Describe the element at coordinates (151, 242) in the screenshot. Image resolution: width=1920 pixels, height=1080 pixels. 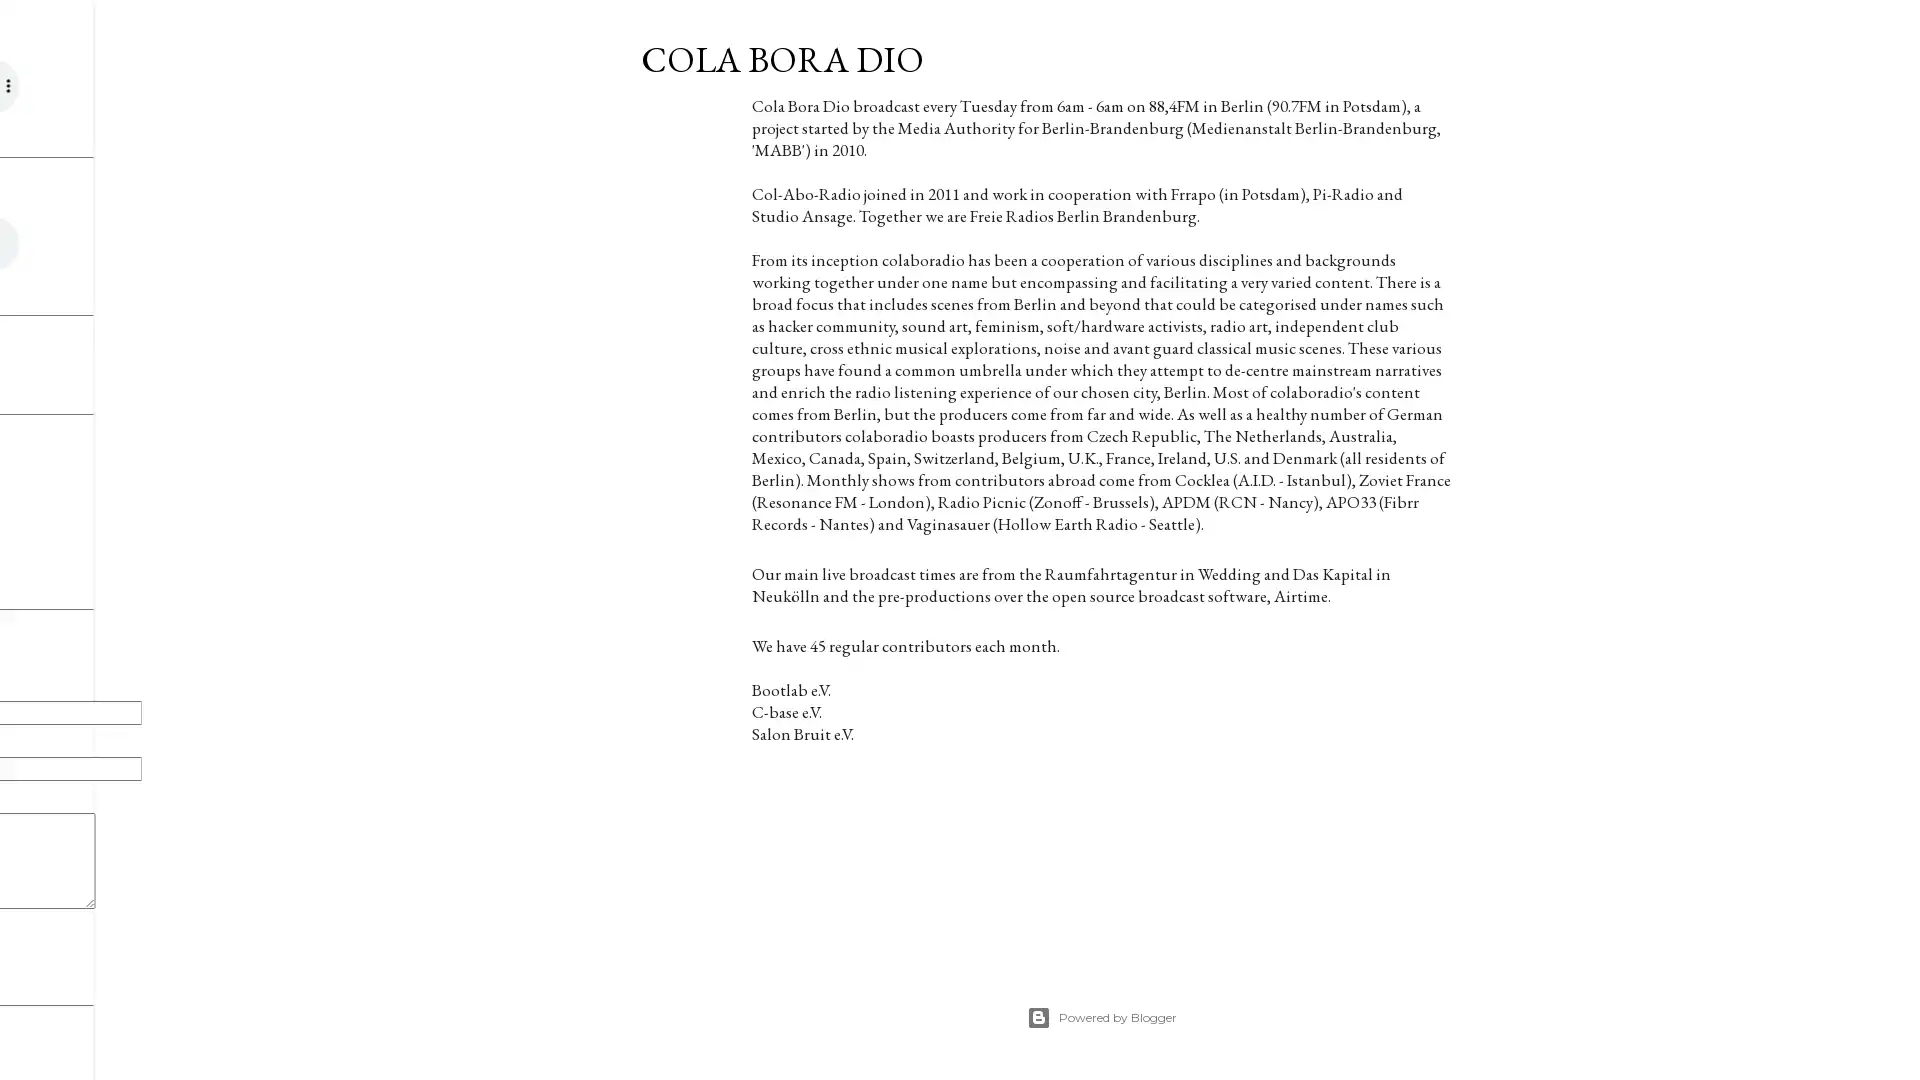
I see `mute` at that location.